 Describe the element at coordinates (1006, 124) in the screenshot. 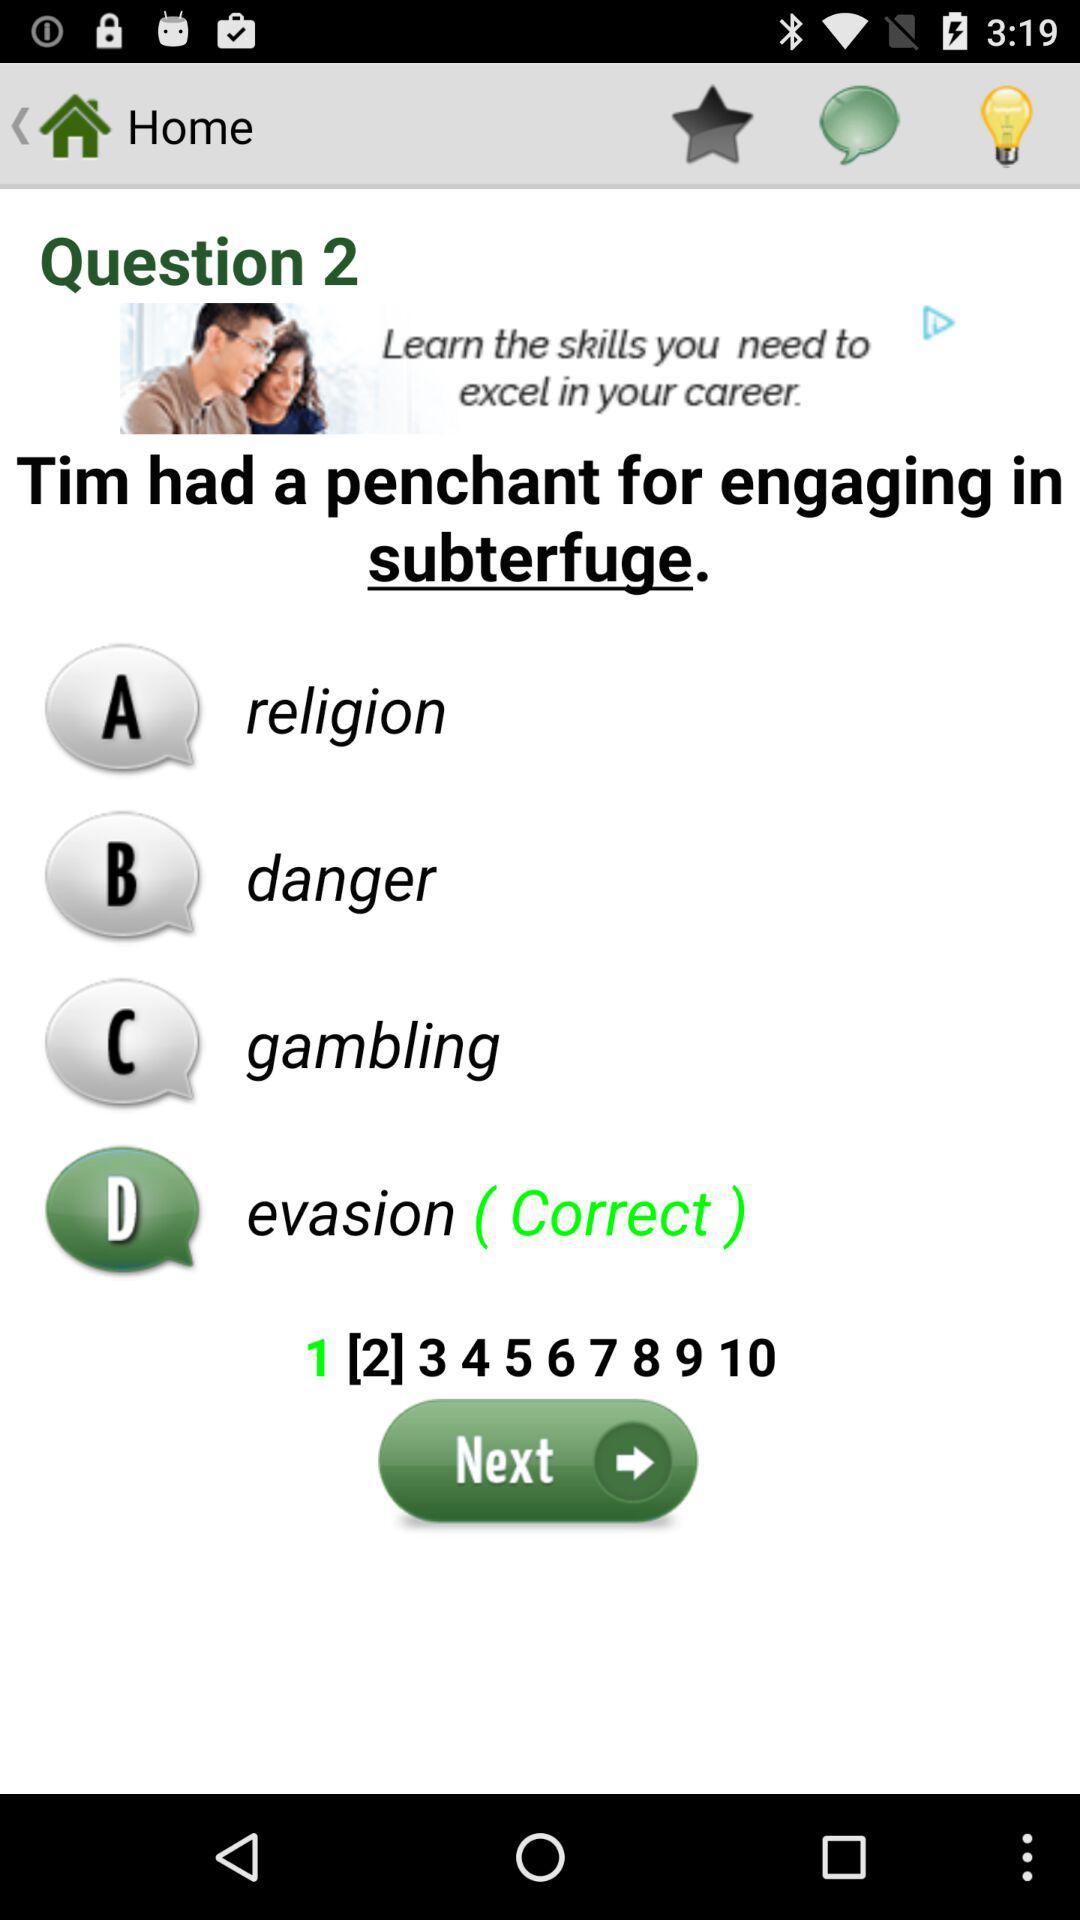

I see `item above the question 2` at that location.